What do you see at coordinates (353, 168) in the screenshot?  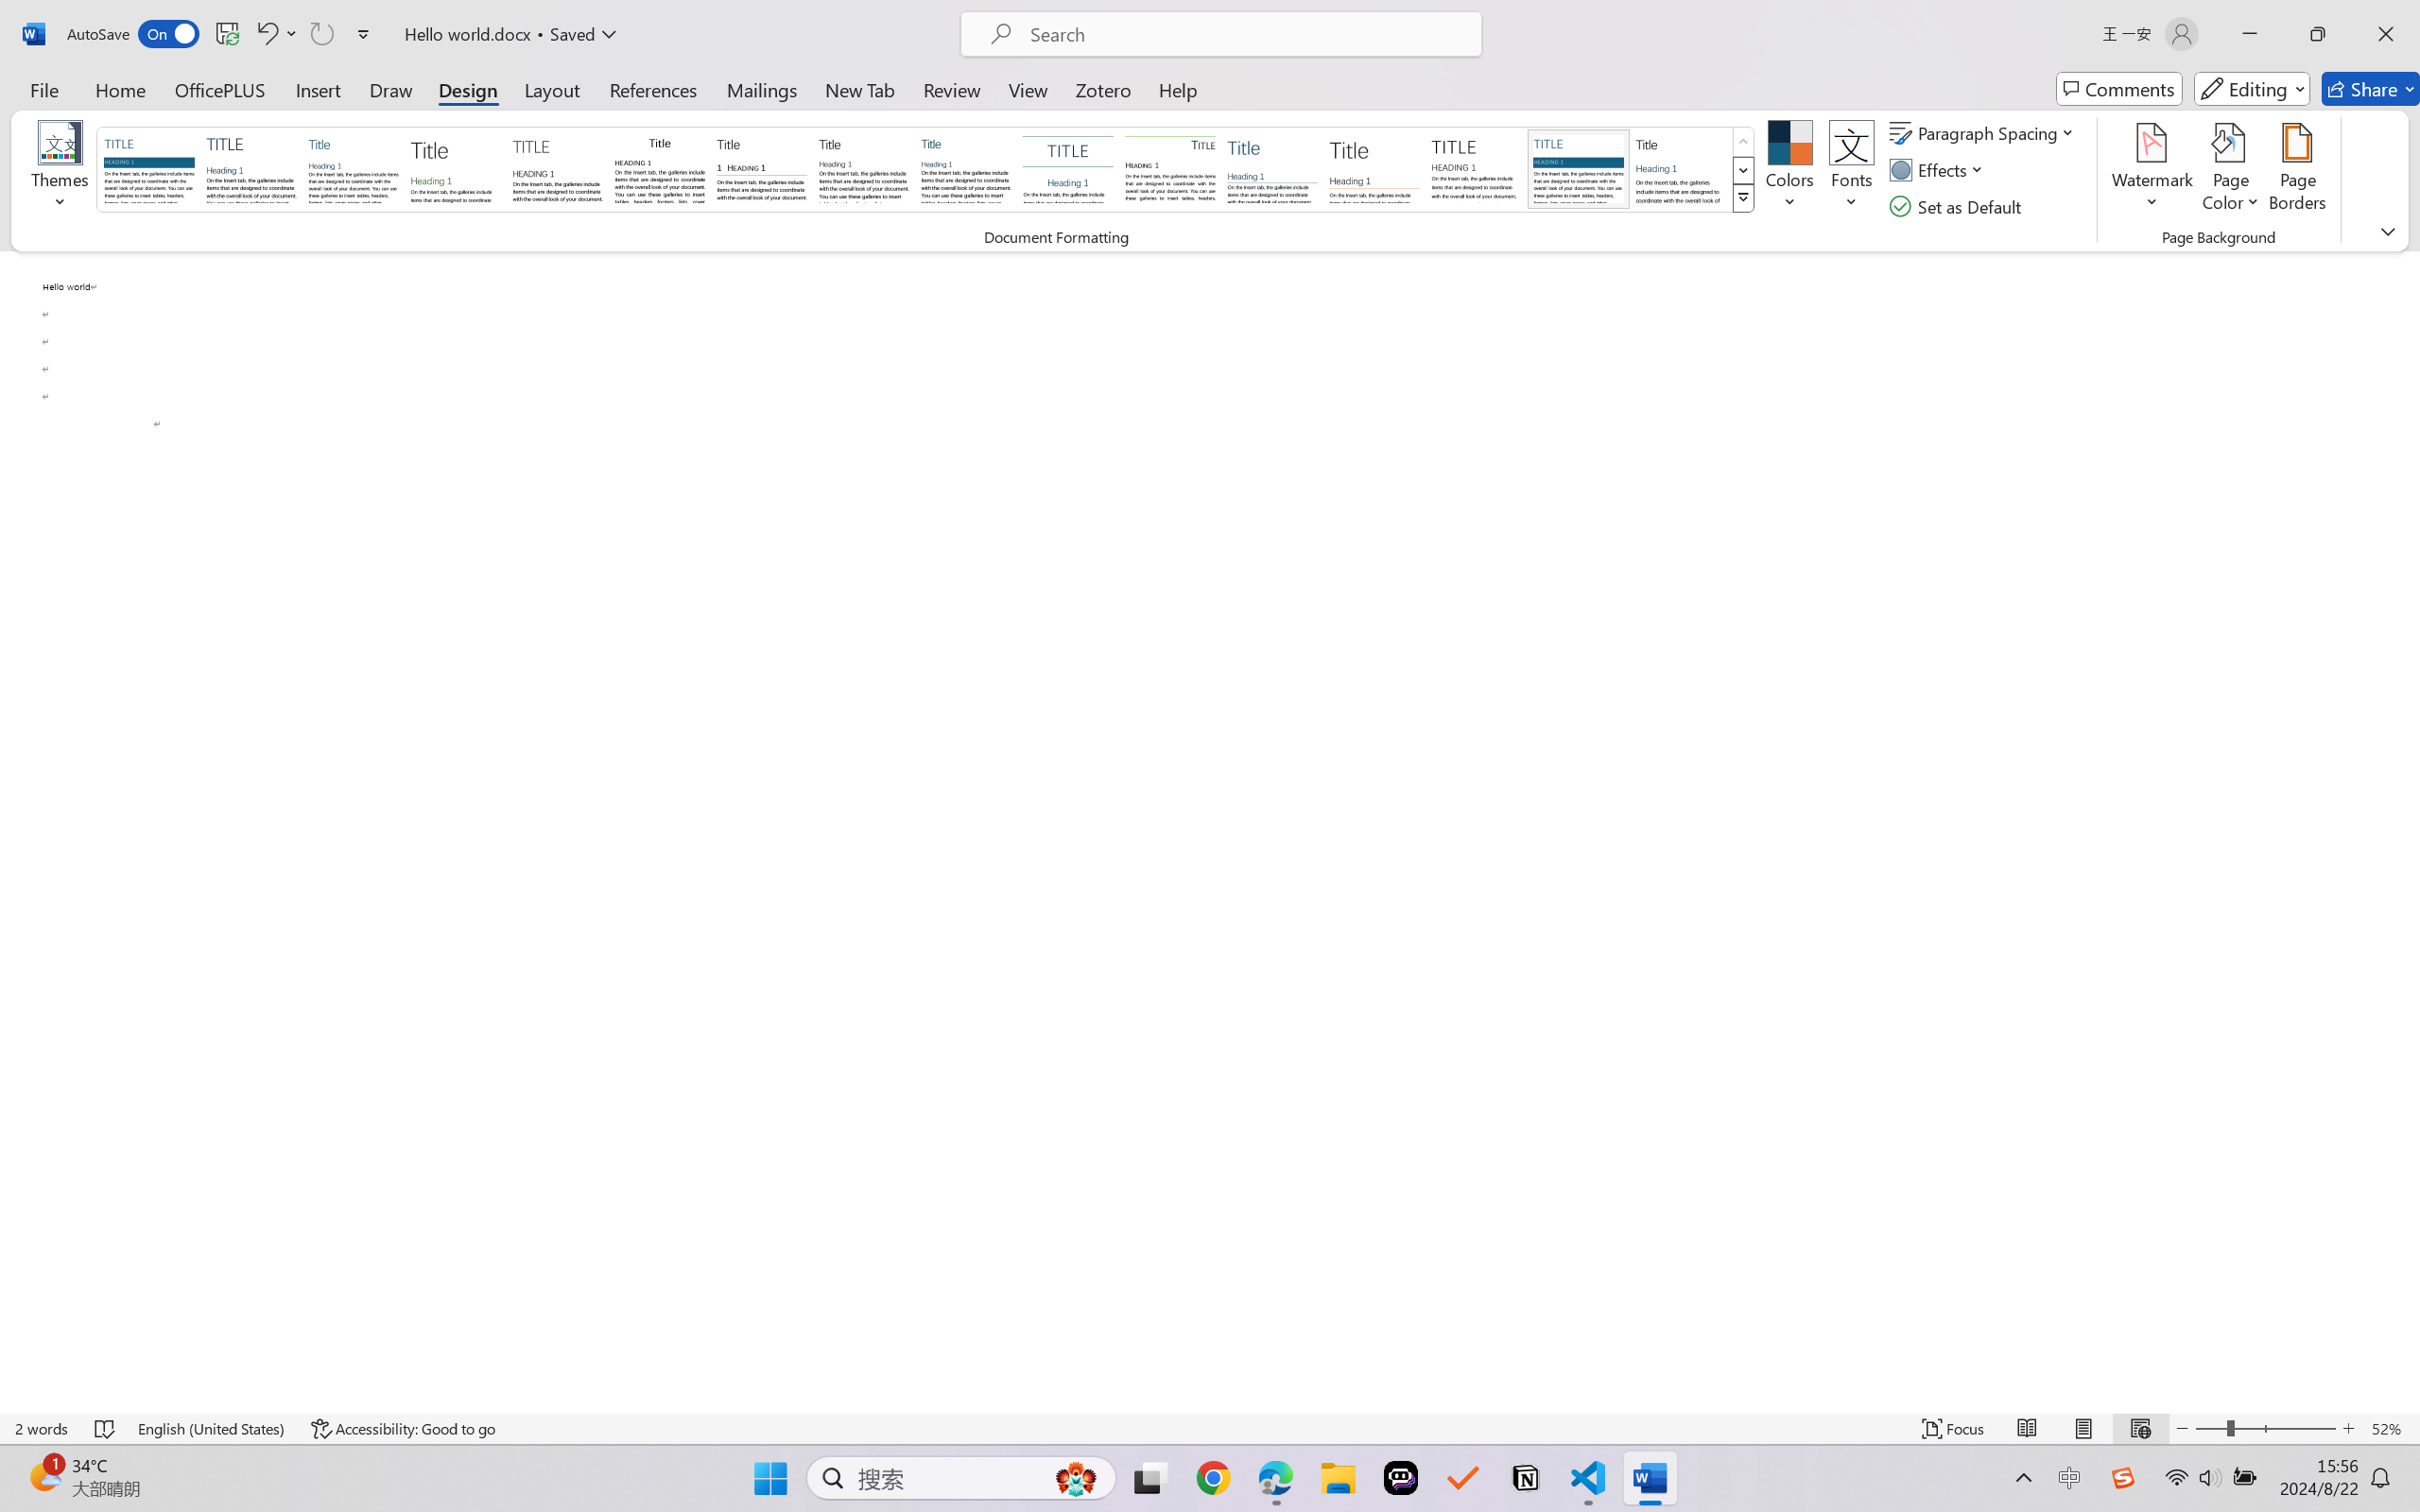 I see `'Basic (Simple)'` at bounding box center [353, 168].